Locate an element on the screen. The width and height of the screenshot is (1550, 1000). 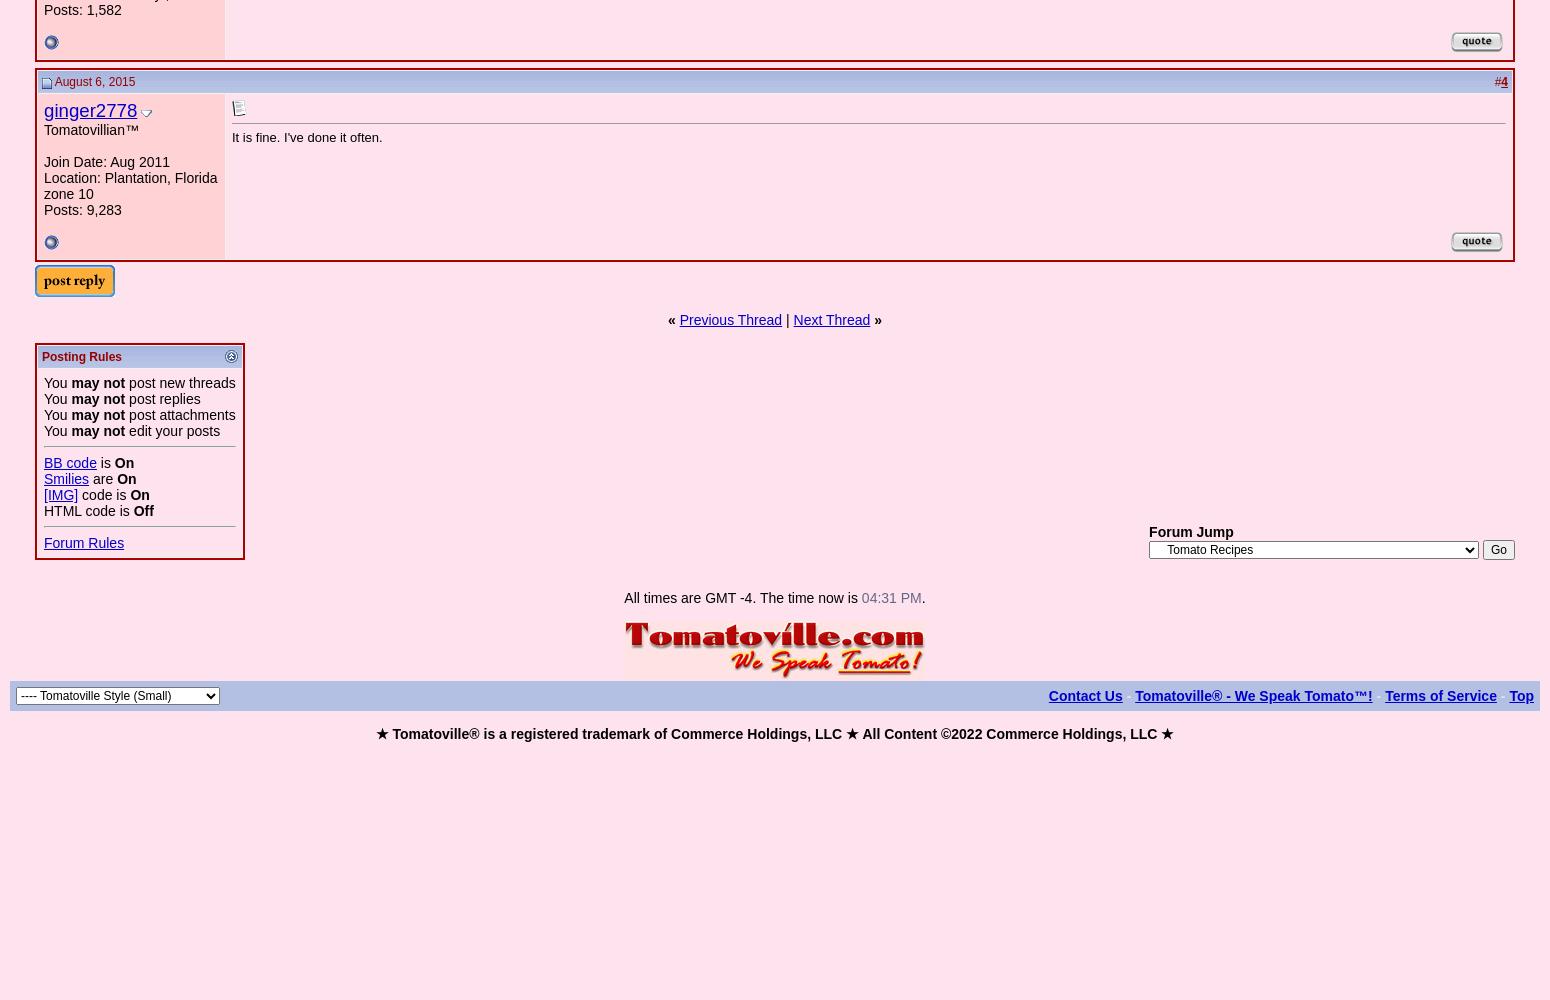
'BB code' is located at coordinates (43, 462).